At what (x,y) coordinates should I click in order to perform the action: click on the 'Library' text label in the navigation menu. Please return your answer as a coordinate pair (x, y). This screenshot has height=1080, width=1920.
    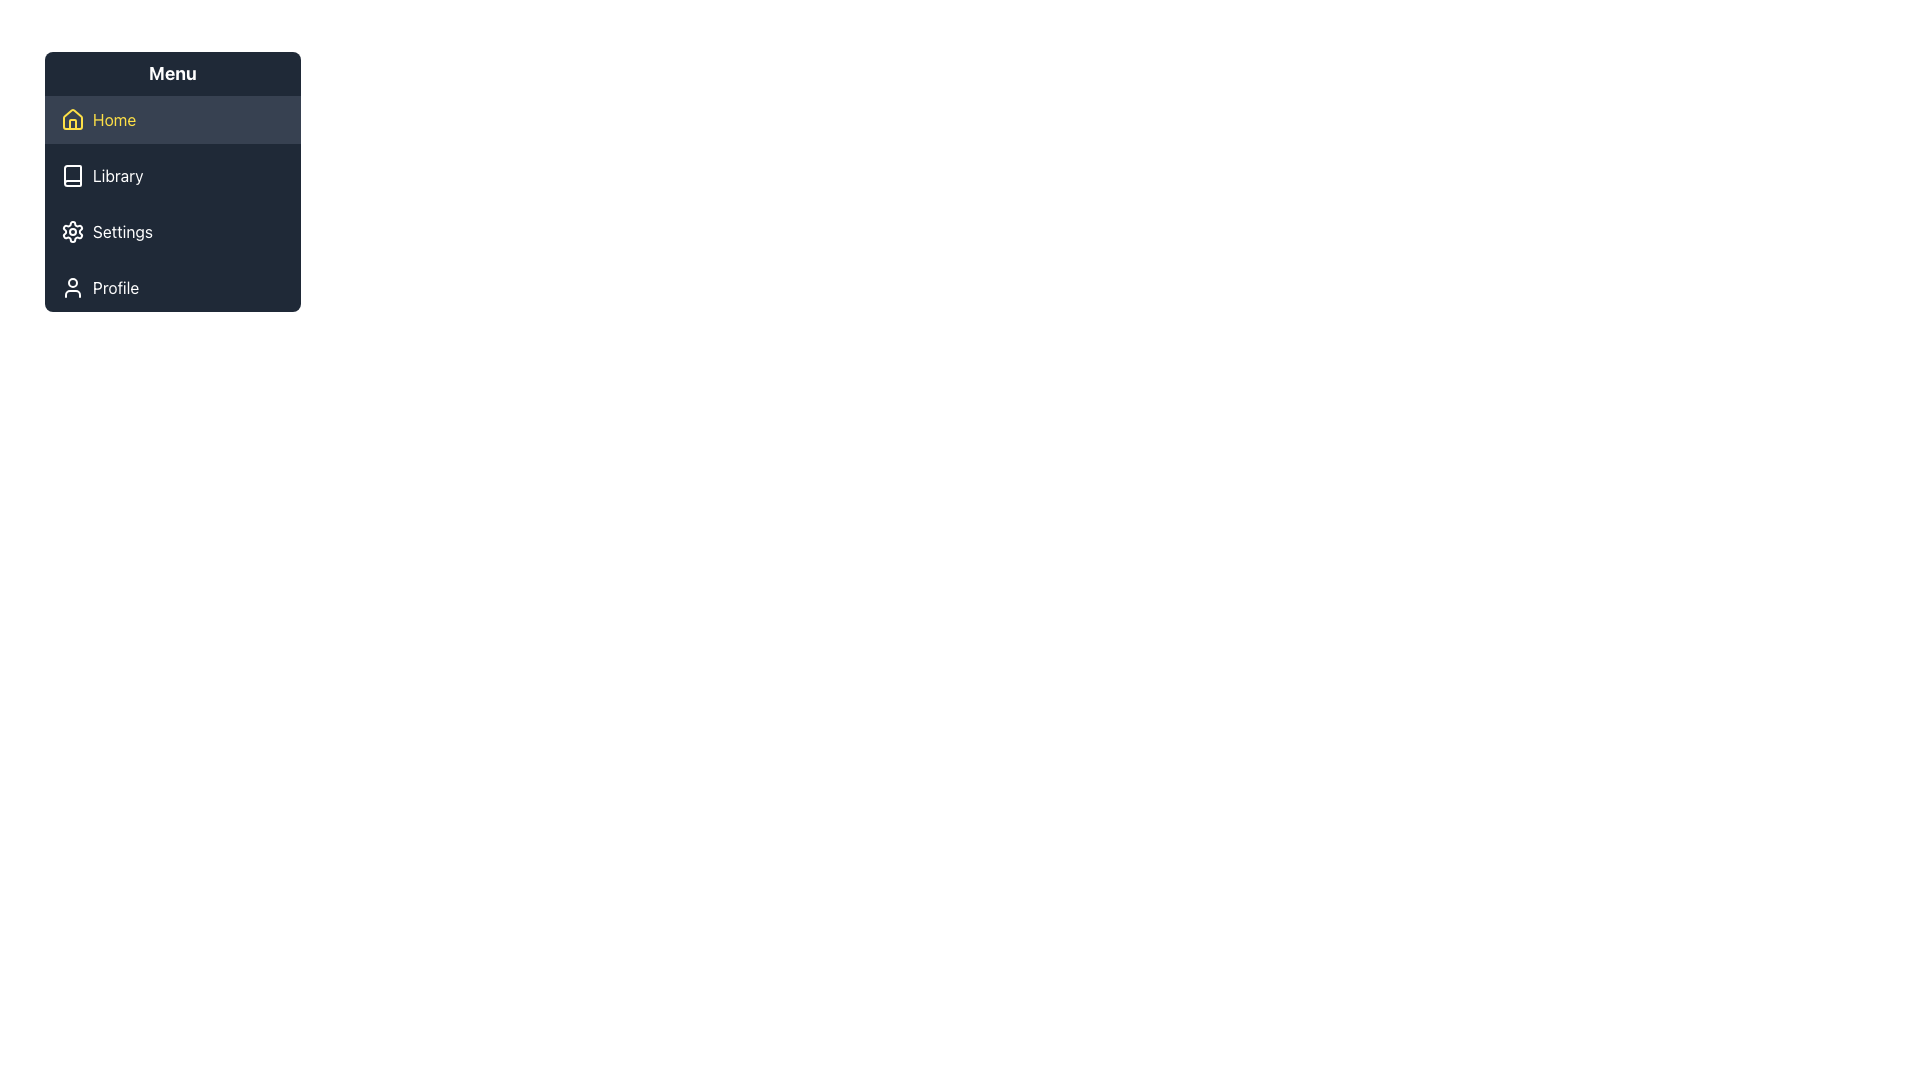
    Looking at the image, I should click on (117, 175).